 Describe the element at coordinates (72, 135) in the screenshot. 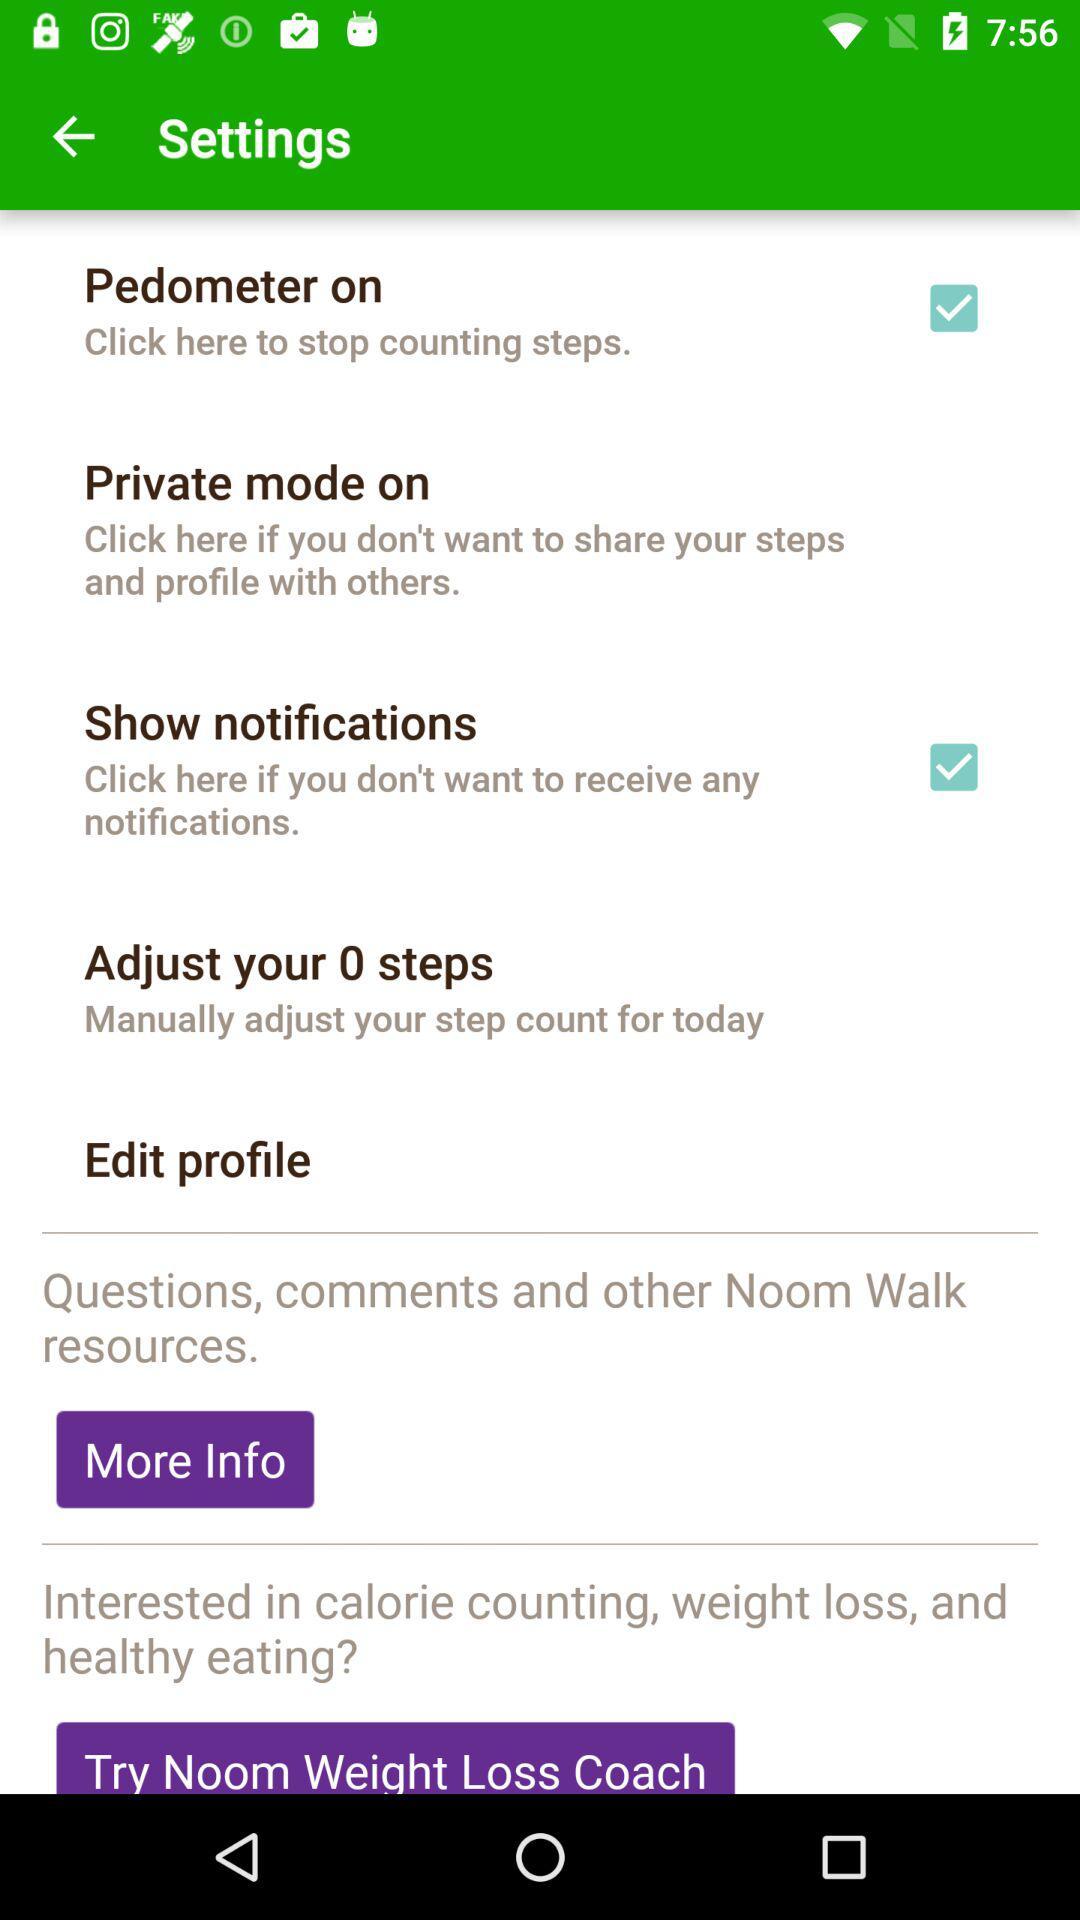

I see `icon next to settings icon` at that location.